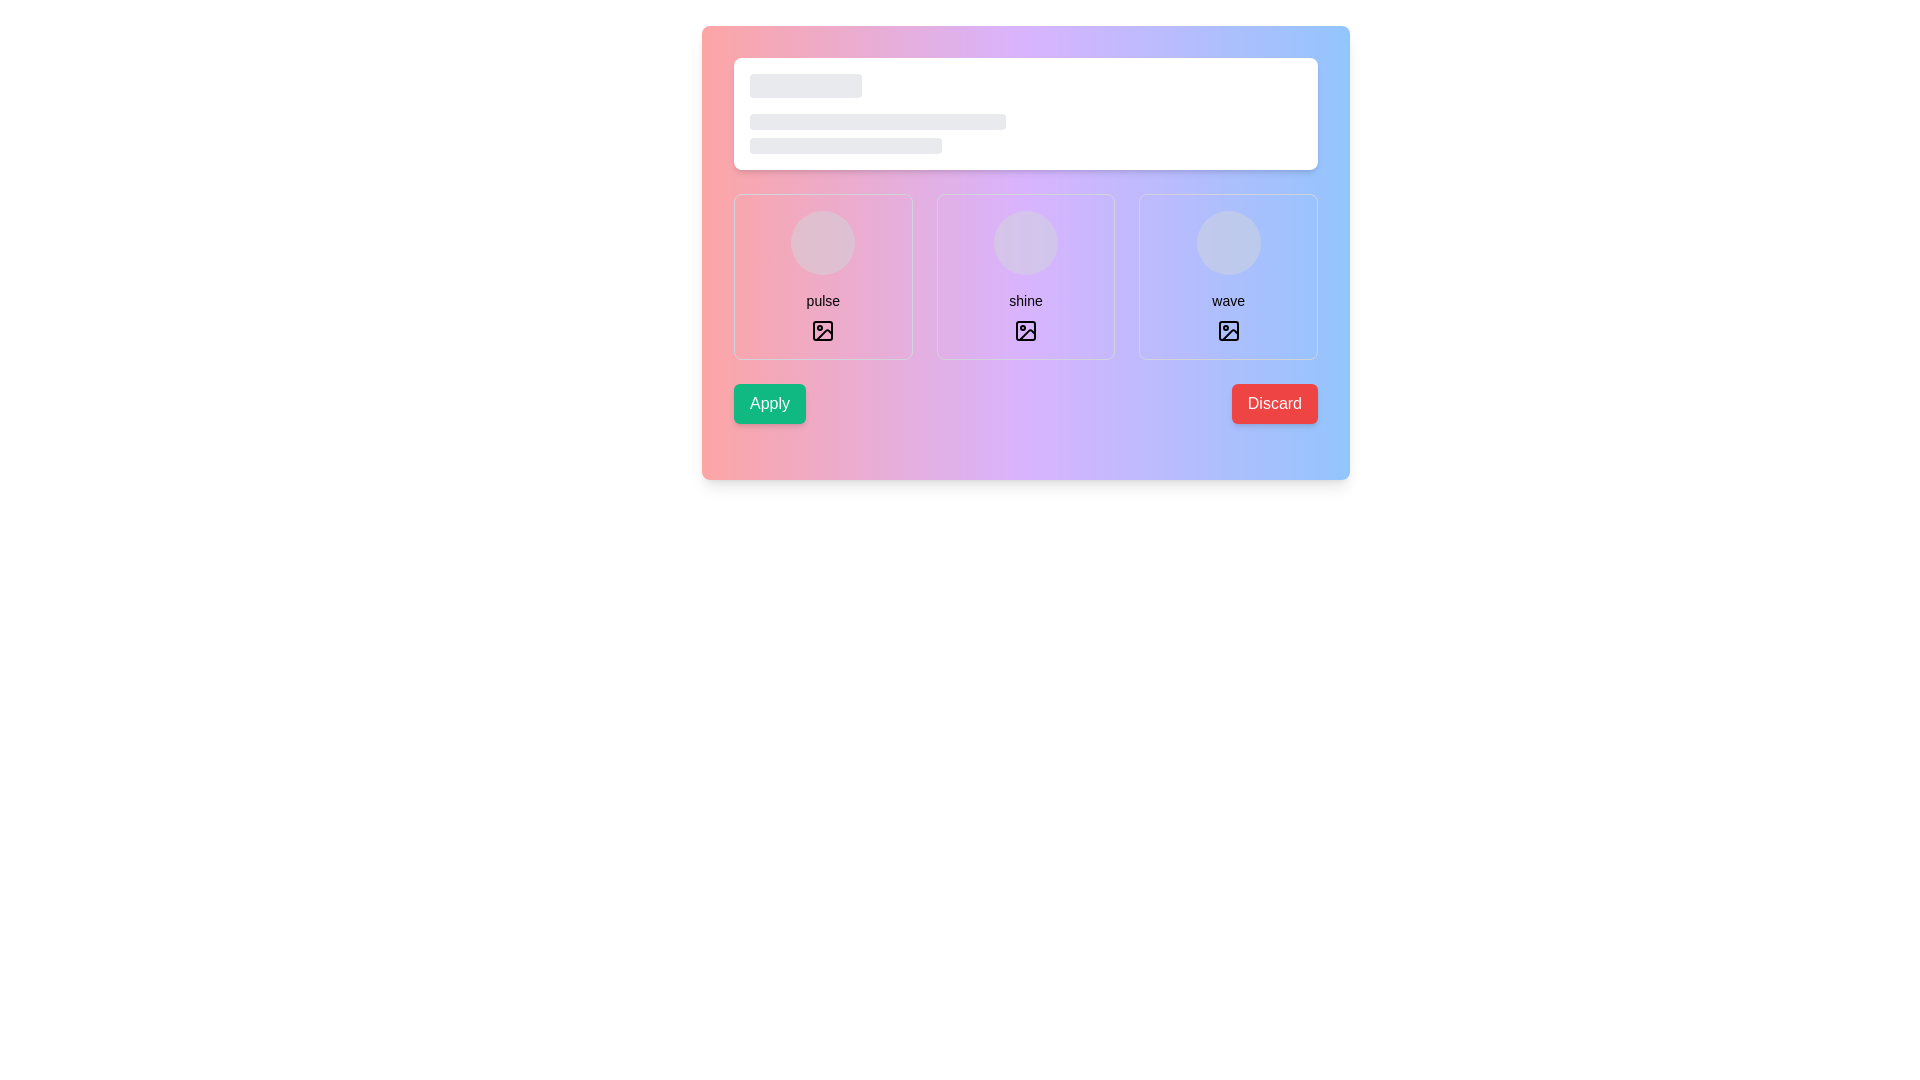 Image resolution: width=1920 pixels, height=1080 pixels. Describe the element at coordinates (1026, 330) in the screenshot. I see `the topmost rectangular SVG shape with rounded corners, which is part of an image placeholder icon labeled 'shine'` at that location.